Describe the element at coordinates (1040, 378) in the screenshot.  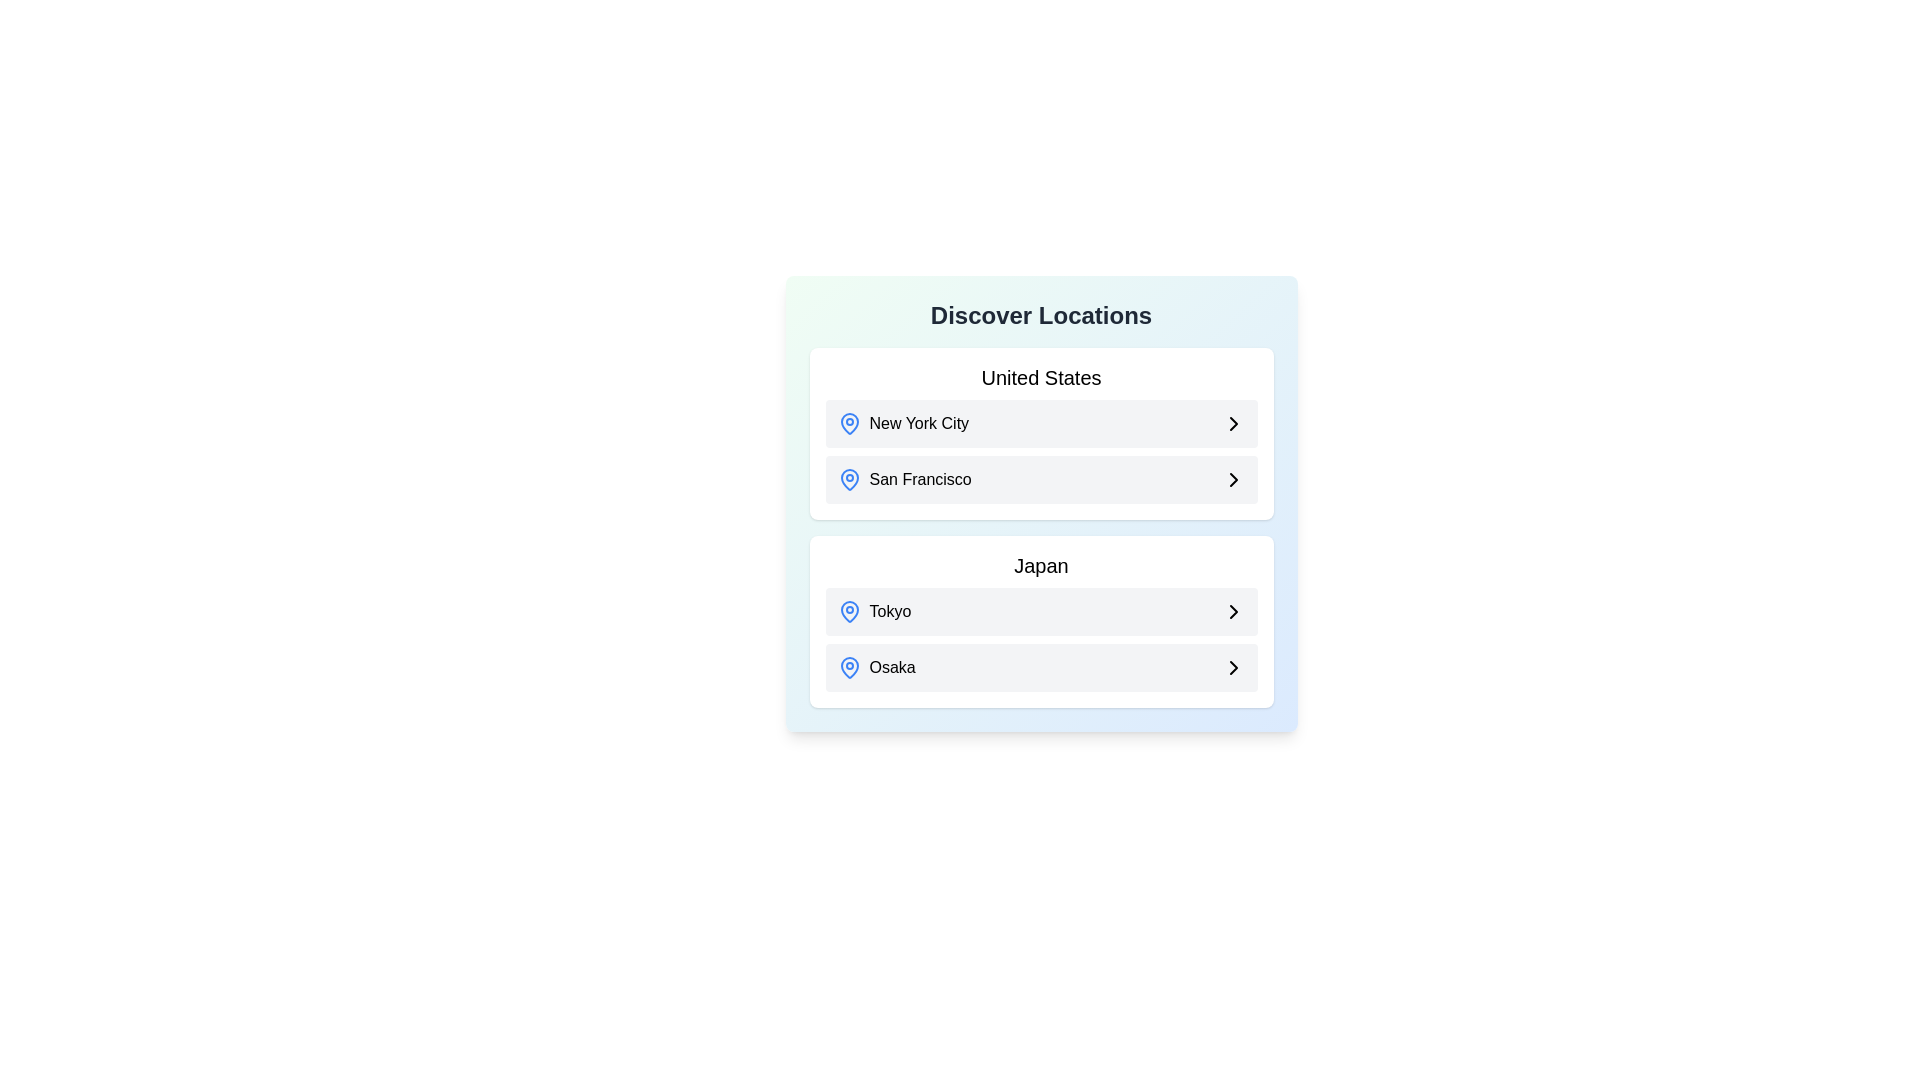
I see `the header text label displaying 'United States', which is centrally located at the top of the list box UI structure` at that location.